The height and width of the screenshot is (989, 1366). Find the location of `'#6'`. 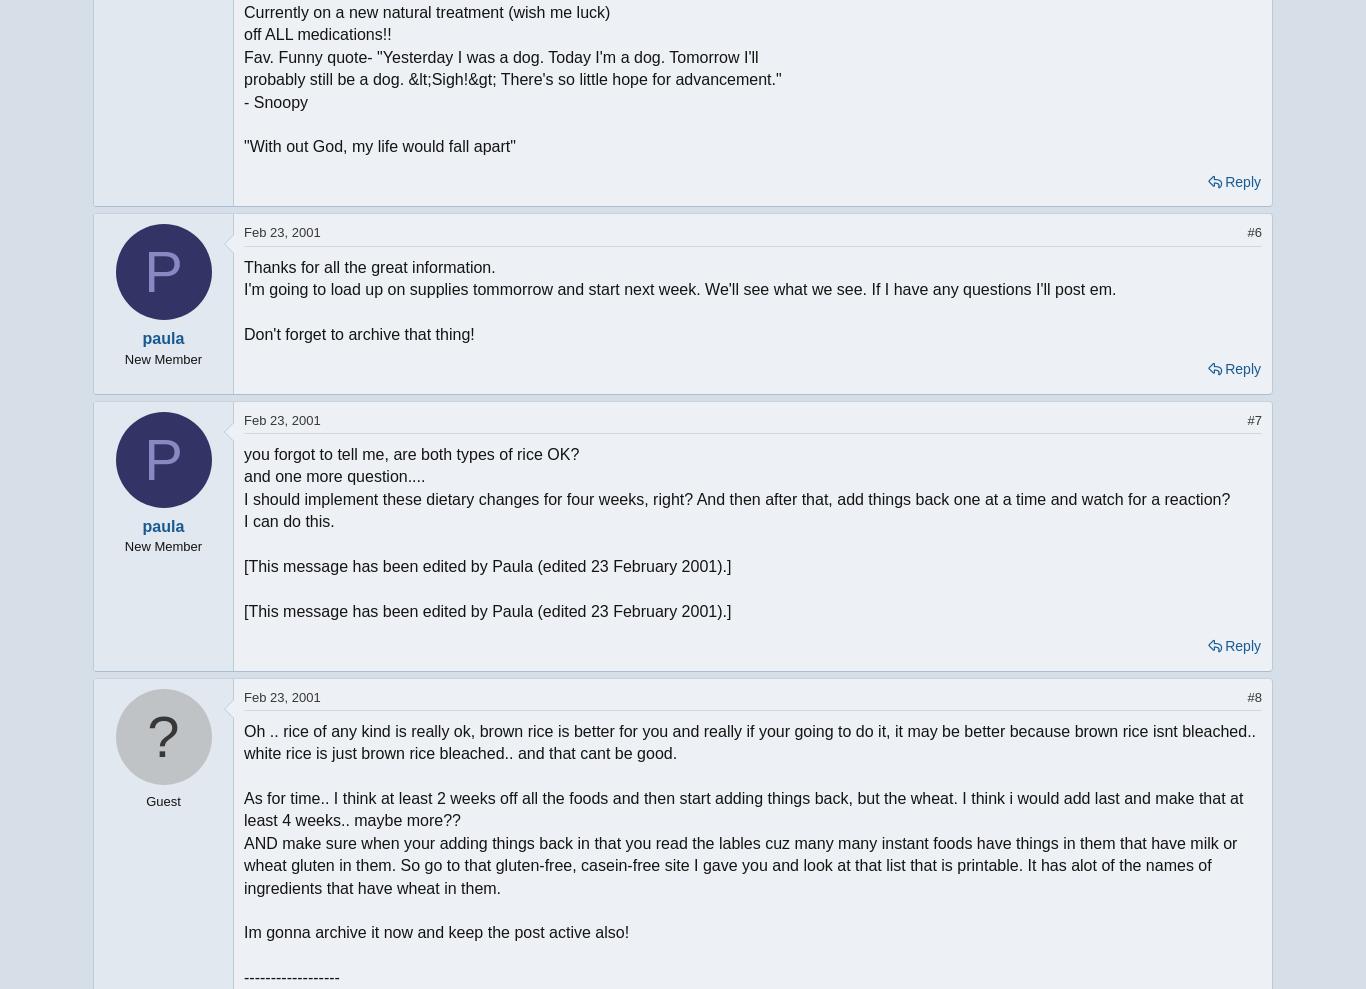

'#6' is located at coordinates (1253, 231).